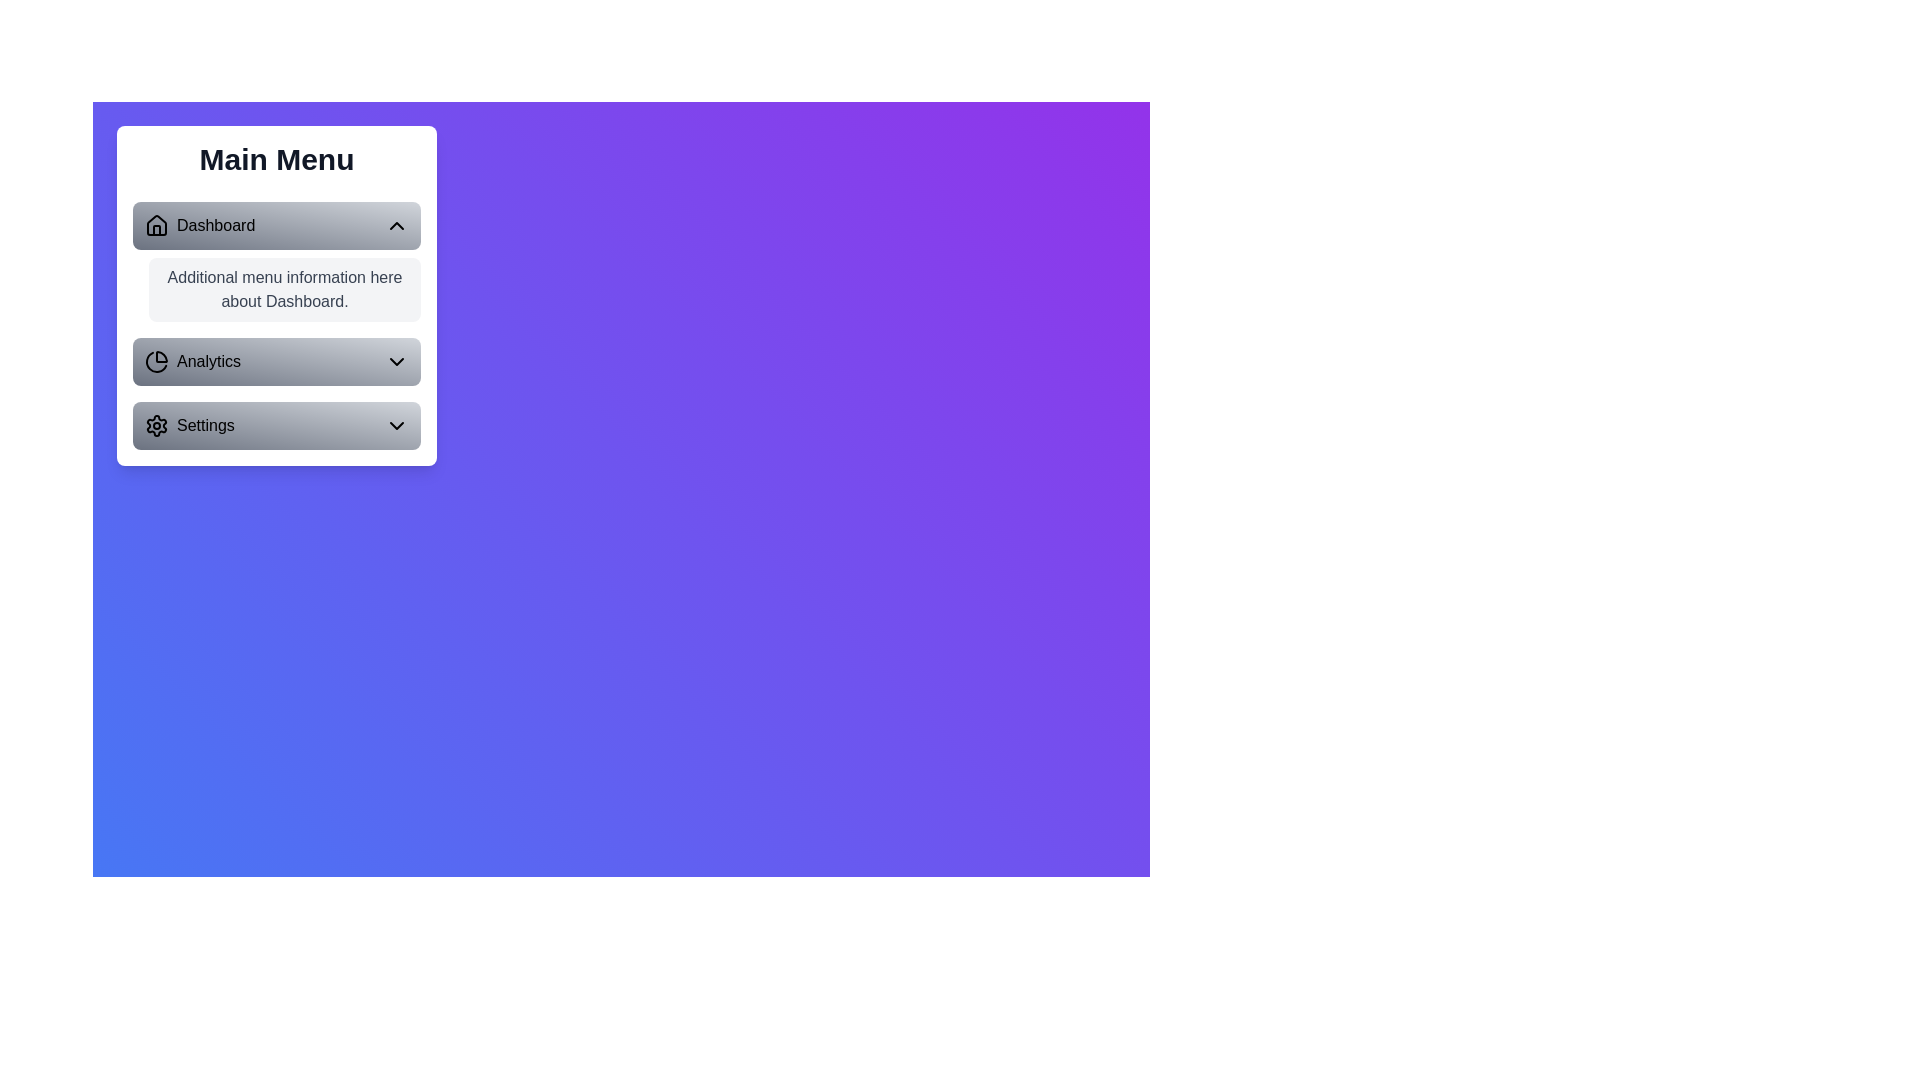 This screenshot has height=1080, width=1920. What do you see at coordinates (276, 325) in the screenshot?
I see `the Informational text block that displays auxiliary information about the 'Dashboard' menu item` at bounding box center [276, 325].